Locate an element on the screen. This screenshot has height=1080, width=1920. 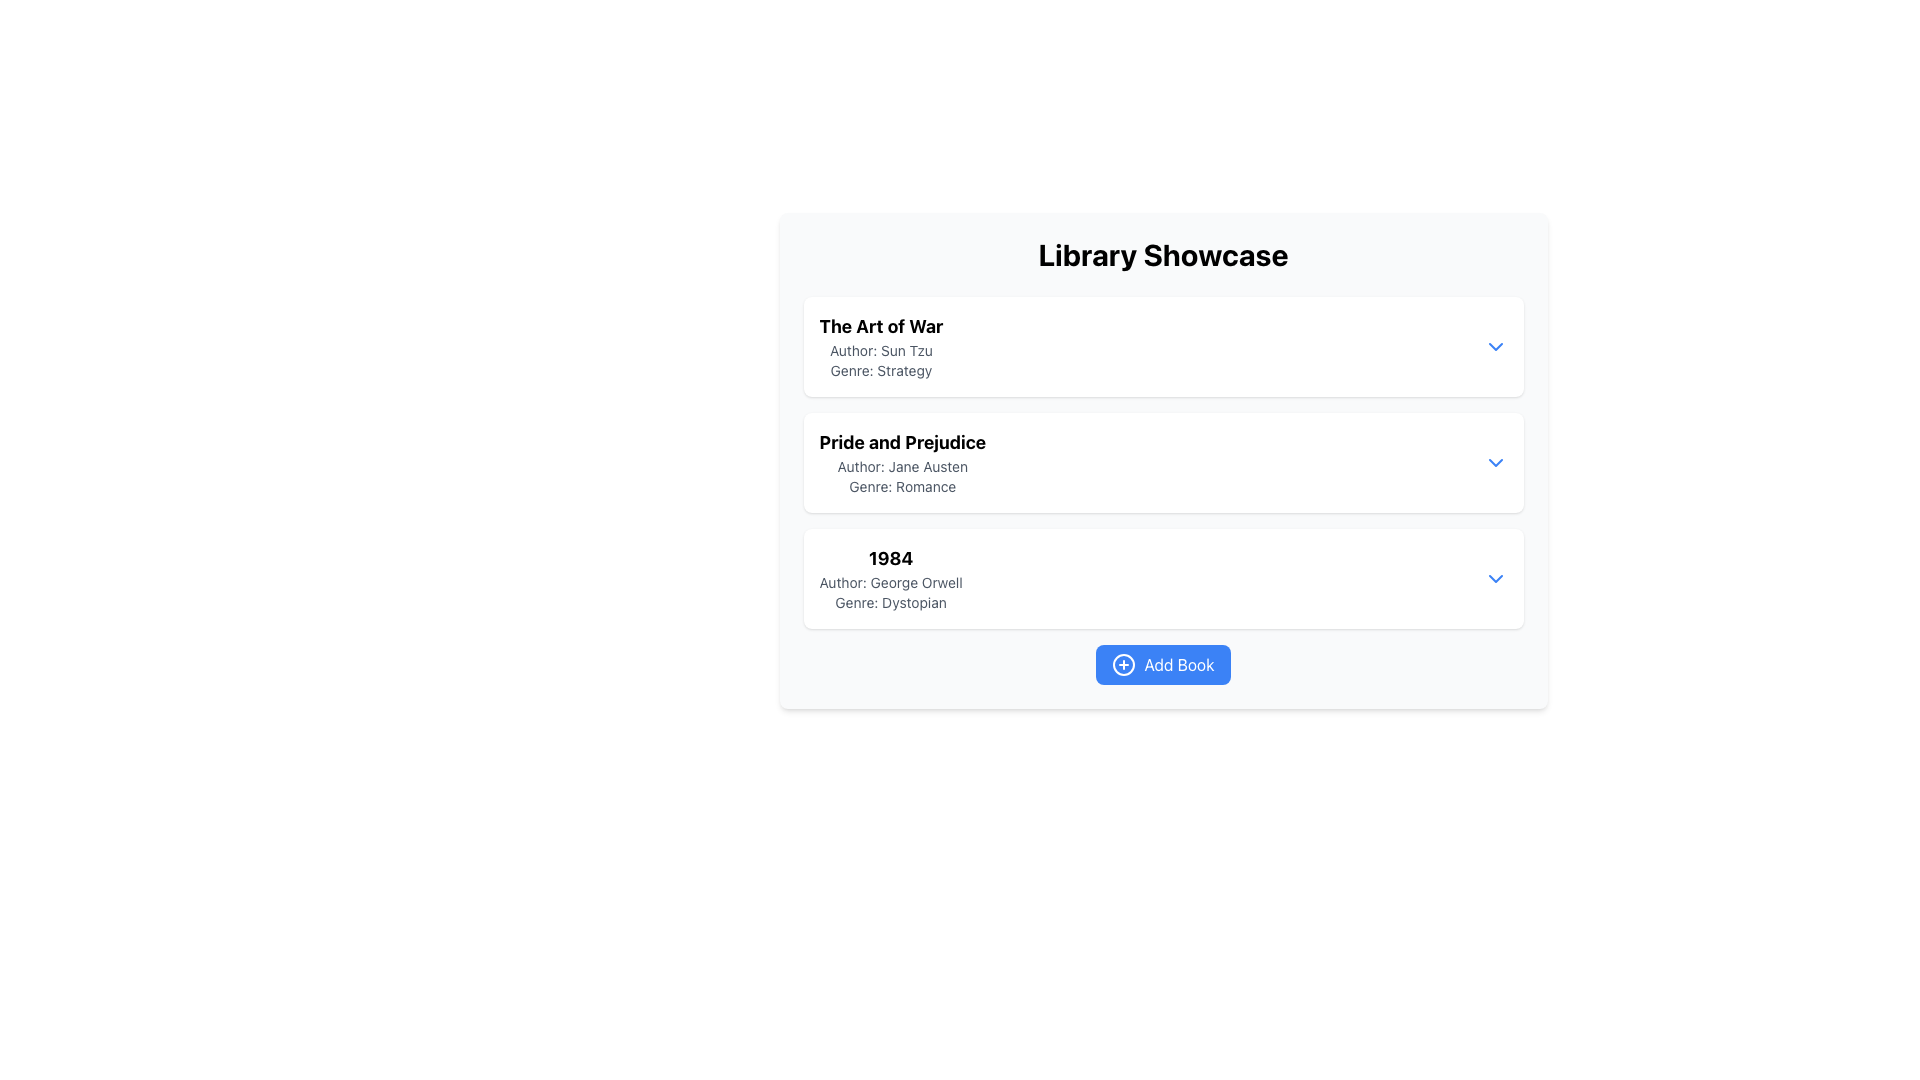
text from the Text Label displaying 'Pride and Prejudice', which is prominently positioned in bold and large font at the top of the section in the 'Library Showcase' is located at coordinates (901, 442).